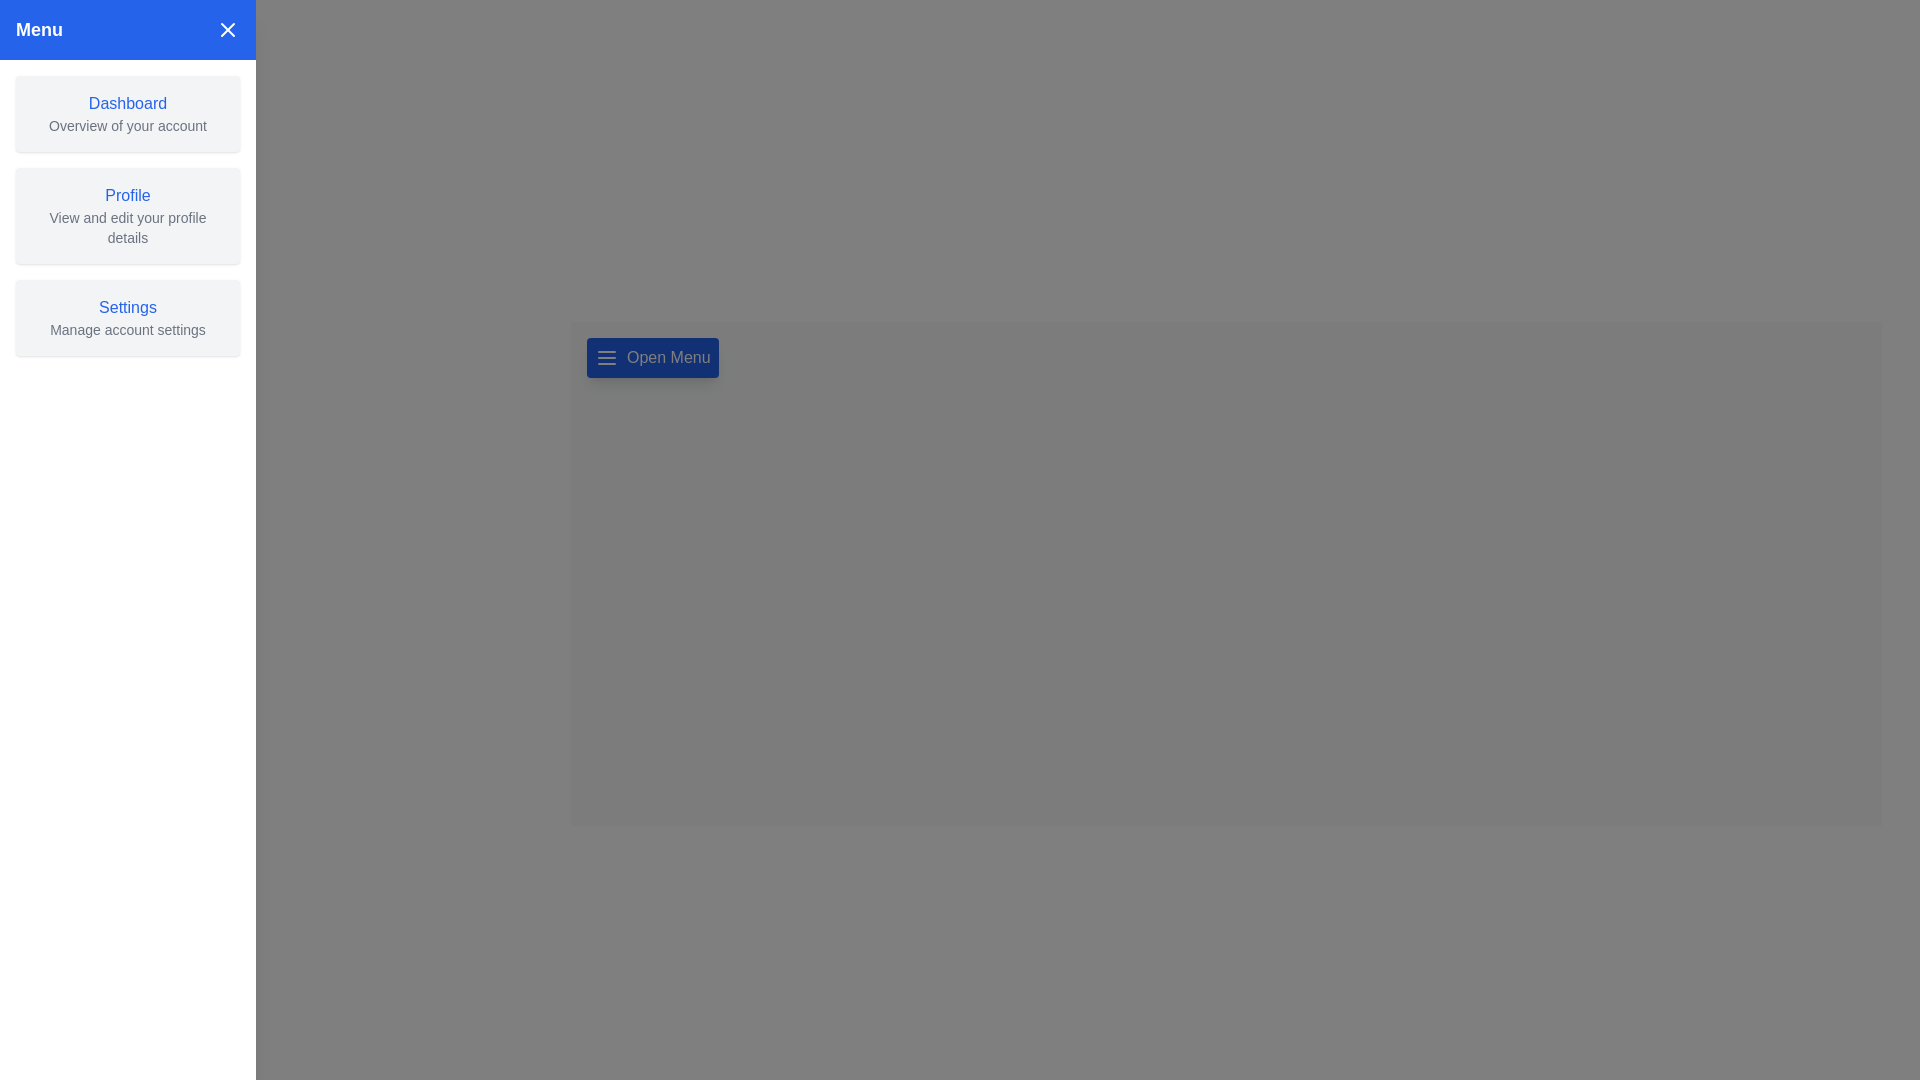 The width and height of the screenshot is (1920, 1080). What do you see at coordinates (127, 329) in the screenshot?
I see `the static text label providing additional descriptive information about the 'Settings' menu item, which is positioned directly below the 'Settings' text in the menu list` at bounding box center [127, 329].